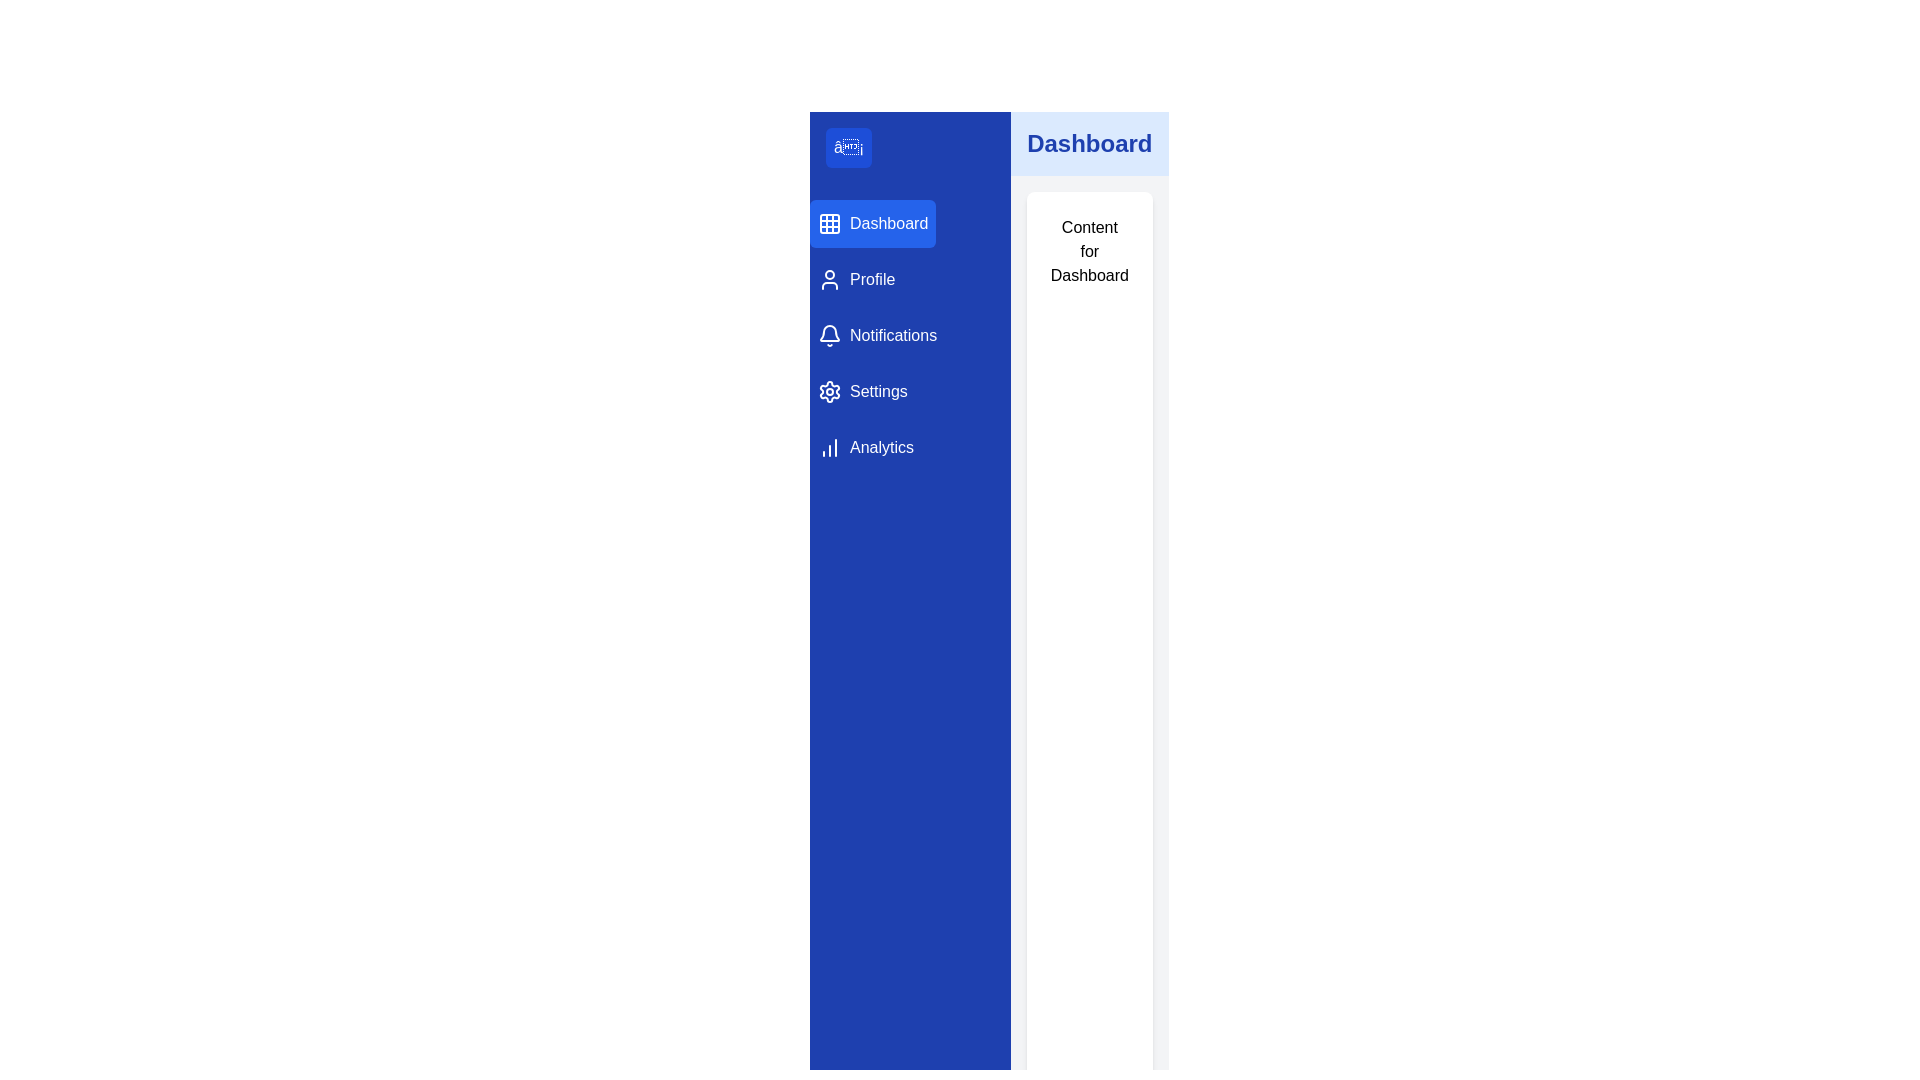 This screenshot has height=1080, width=1920. I want to click on the Profile navigation button, which is the second item in the vertical menu located below the Dashboard and above Notifications, so click(856, 280).